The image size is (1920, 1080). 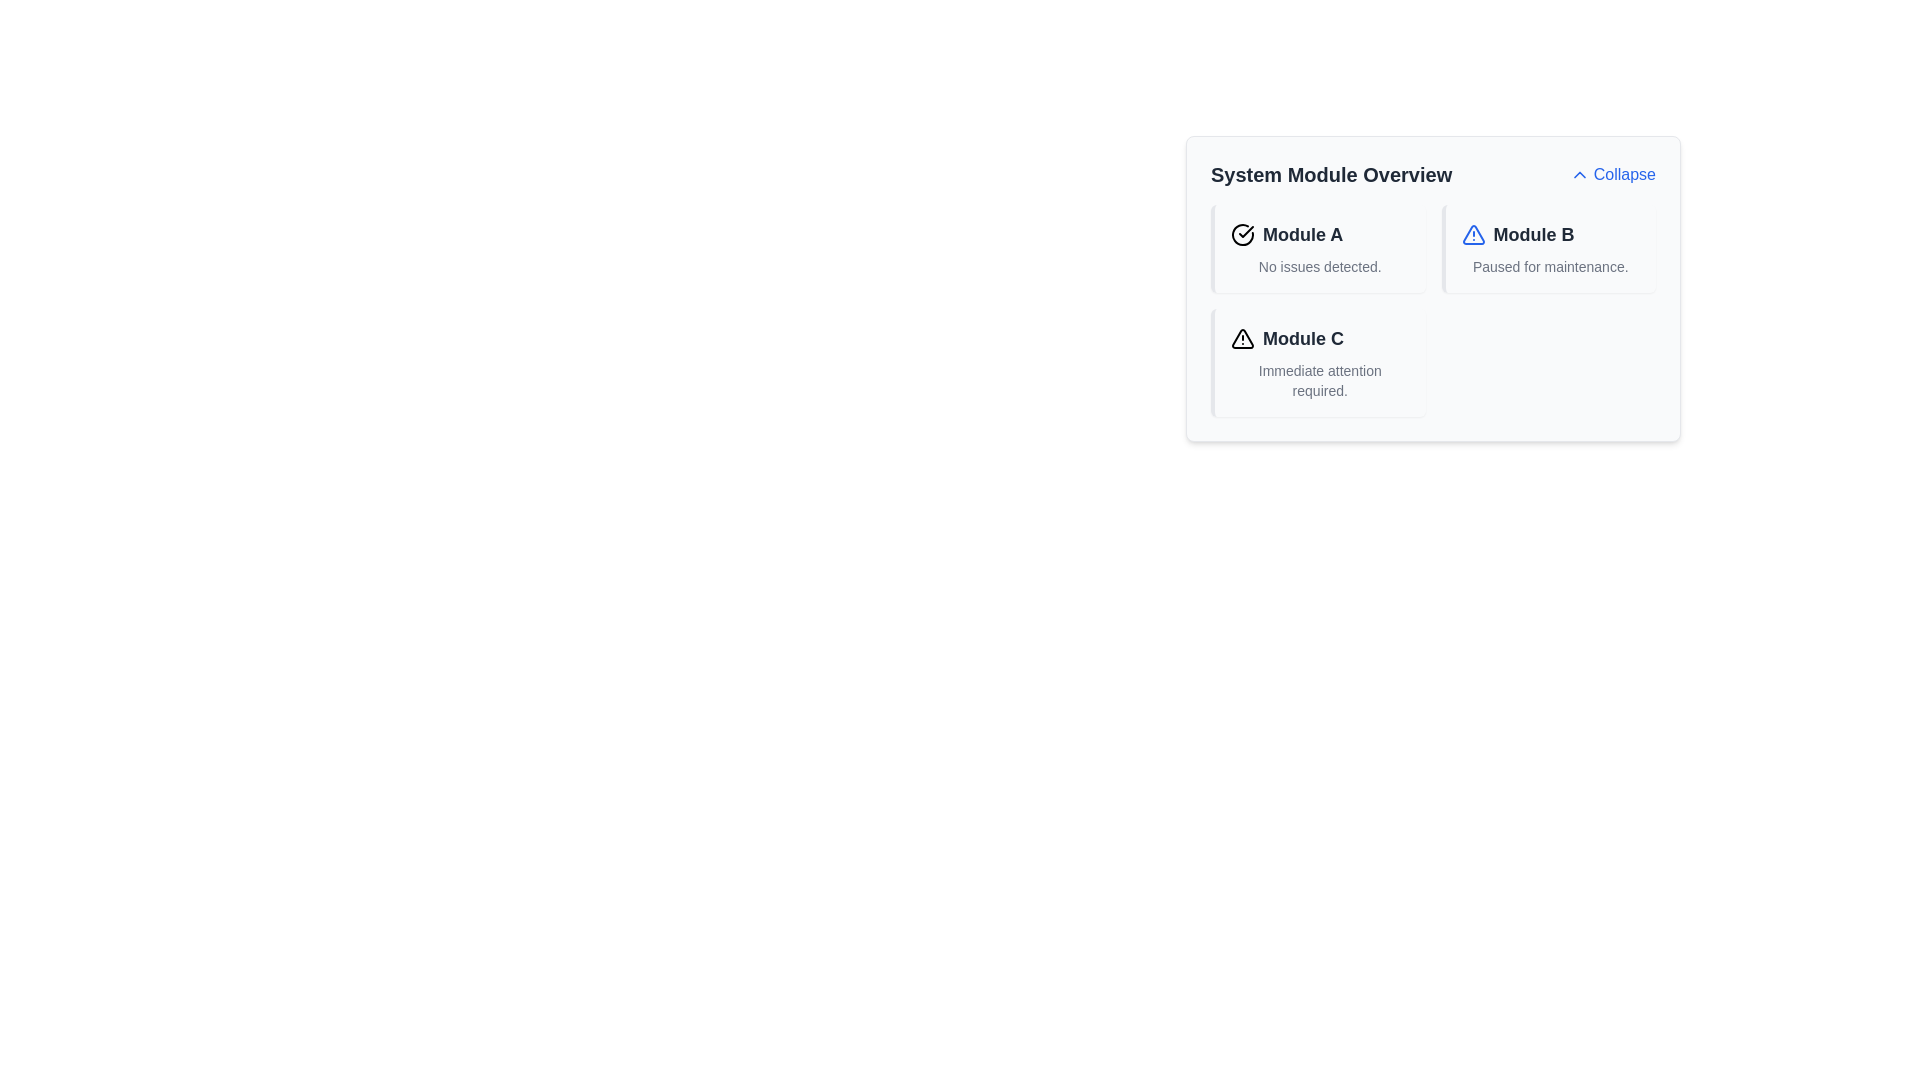 What do you see at coordinates (1473, 234) in the screenshot?
I see `the alert icon indicating 'Module B' operations within the 'System Module Overview' dashboard` at bounding box center [1473, 234].